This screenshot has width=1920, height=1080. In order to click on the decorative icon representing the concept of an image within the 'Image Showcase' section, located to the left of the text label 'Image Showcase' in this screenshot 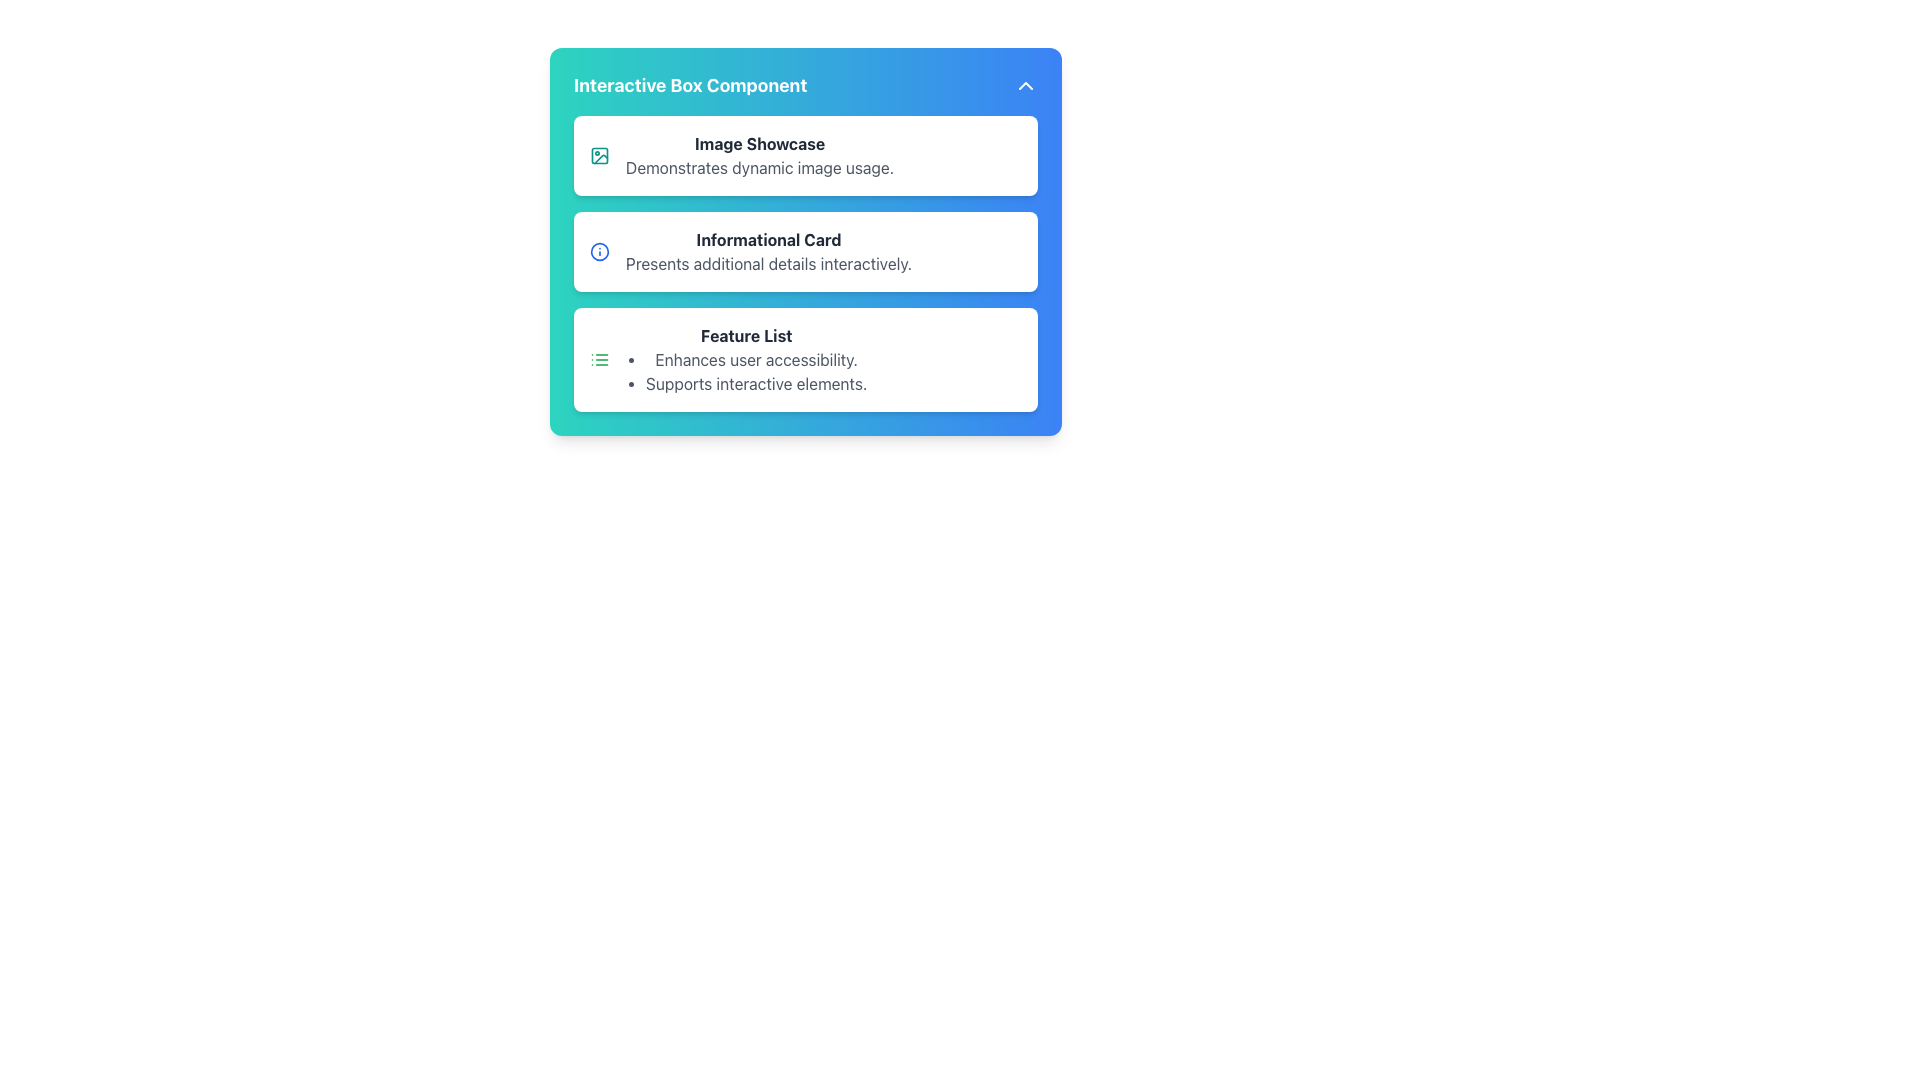, I will do `click(599, 154)`.